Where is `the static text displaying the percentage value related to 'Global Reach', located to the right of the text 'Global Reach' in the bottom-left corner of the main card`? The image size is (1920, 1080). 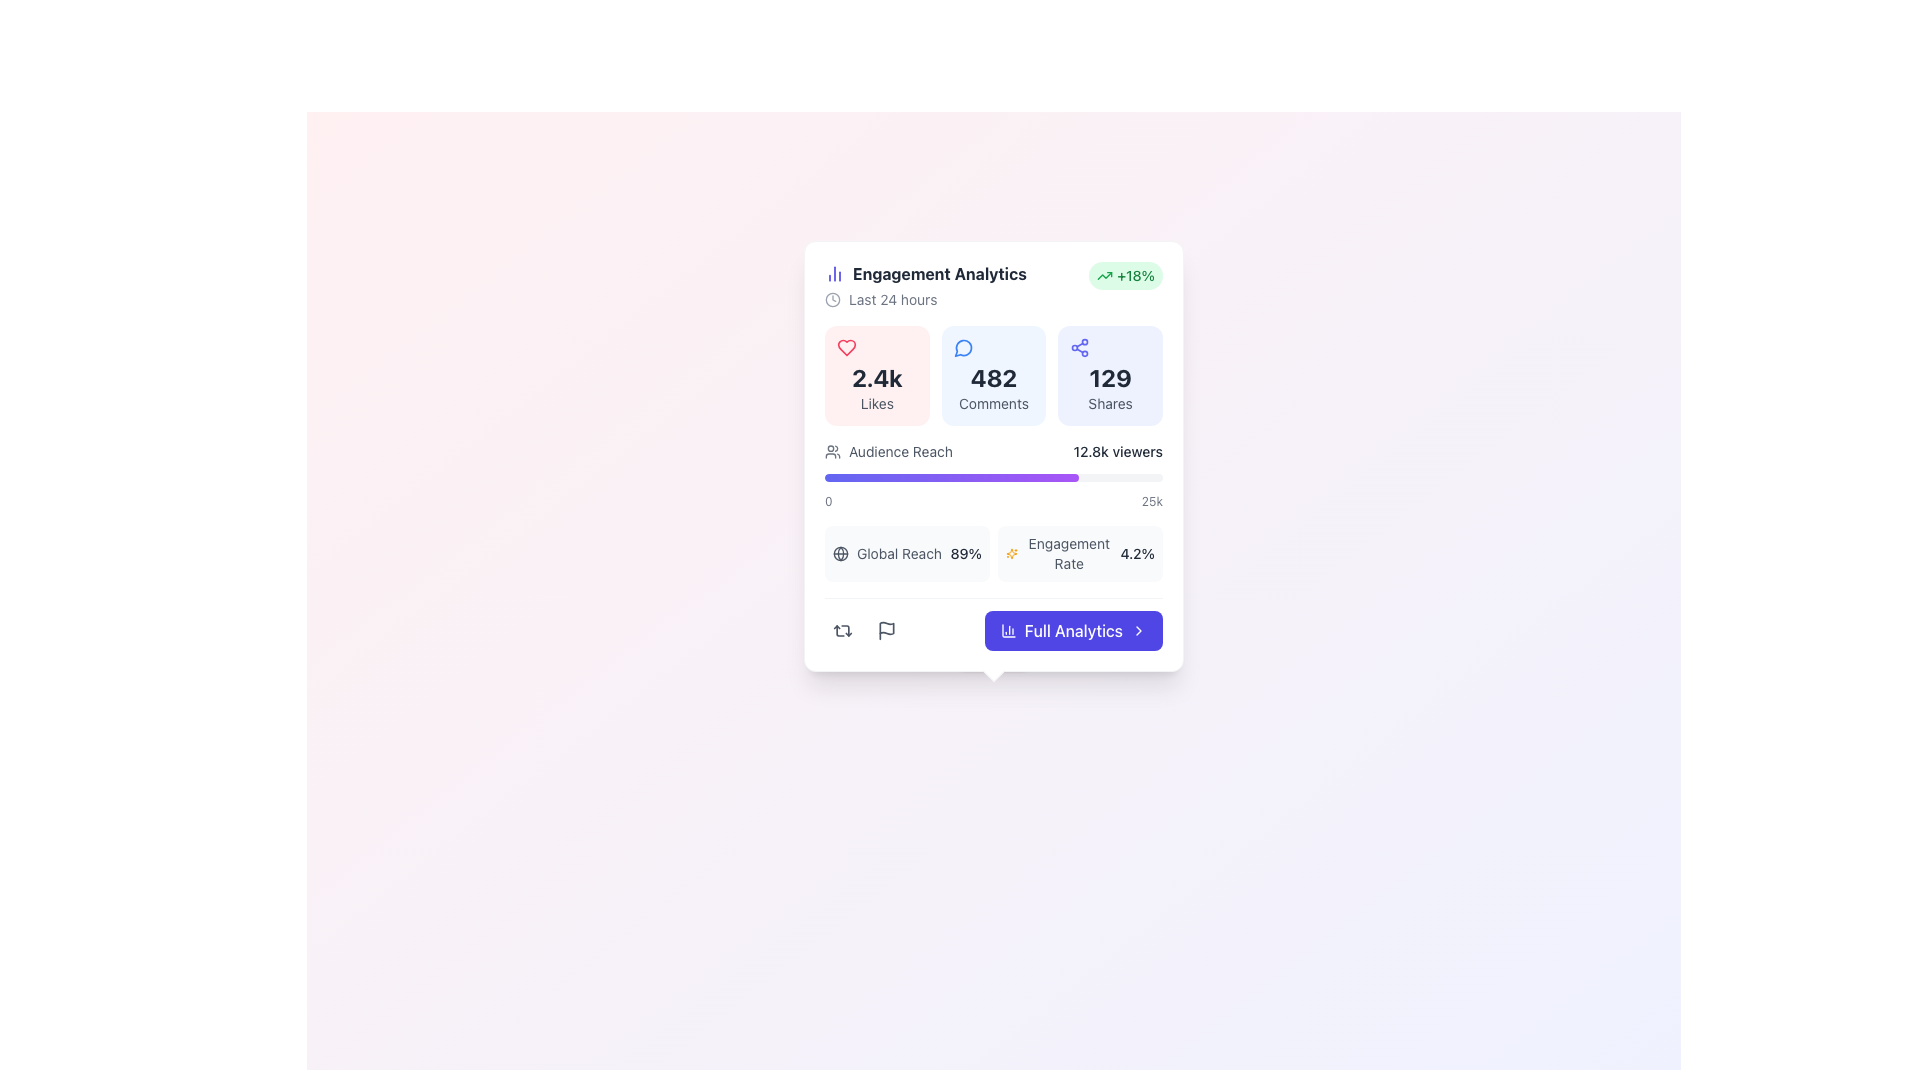 the static text displaying the percentage value related to 'Global Reach', located to the right of the text 'Global Reach' in the bottom-left corner of the main card is located at coordinates (966, 554).